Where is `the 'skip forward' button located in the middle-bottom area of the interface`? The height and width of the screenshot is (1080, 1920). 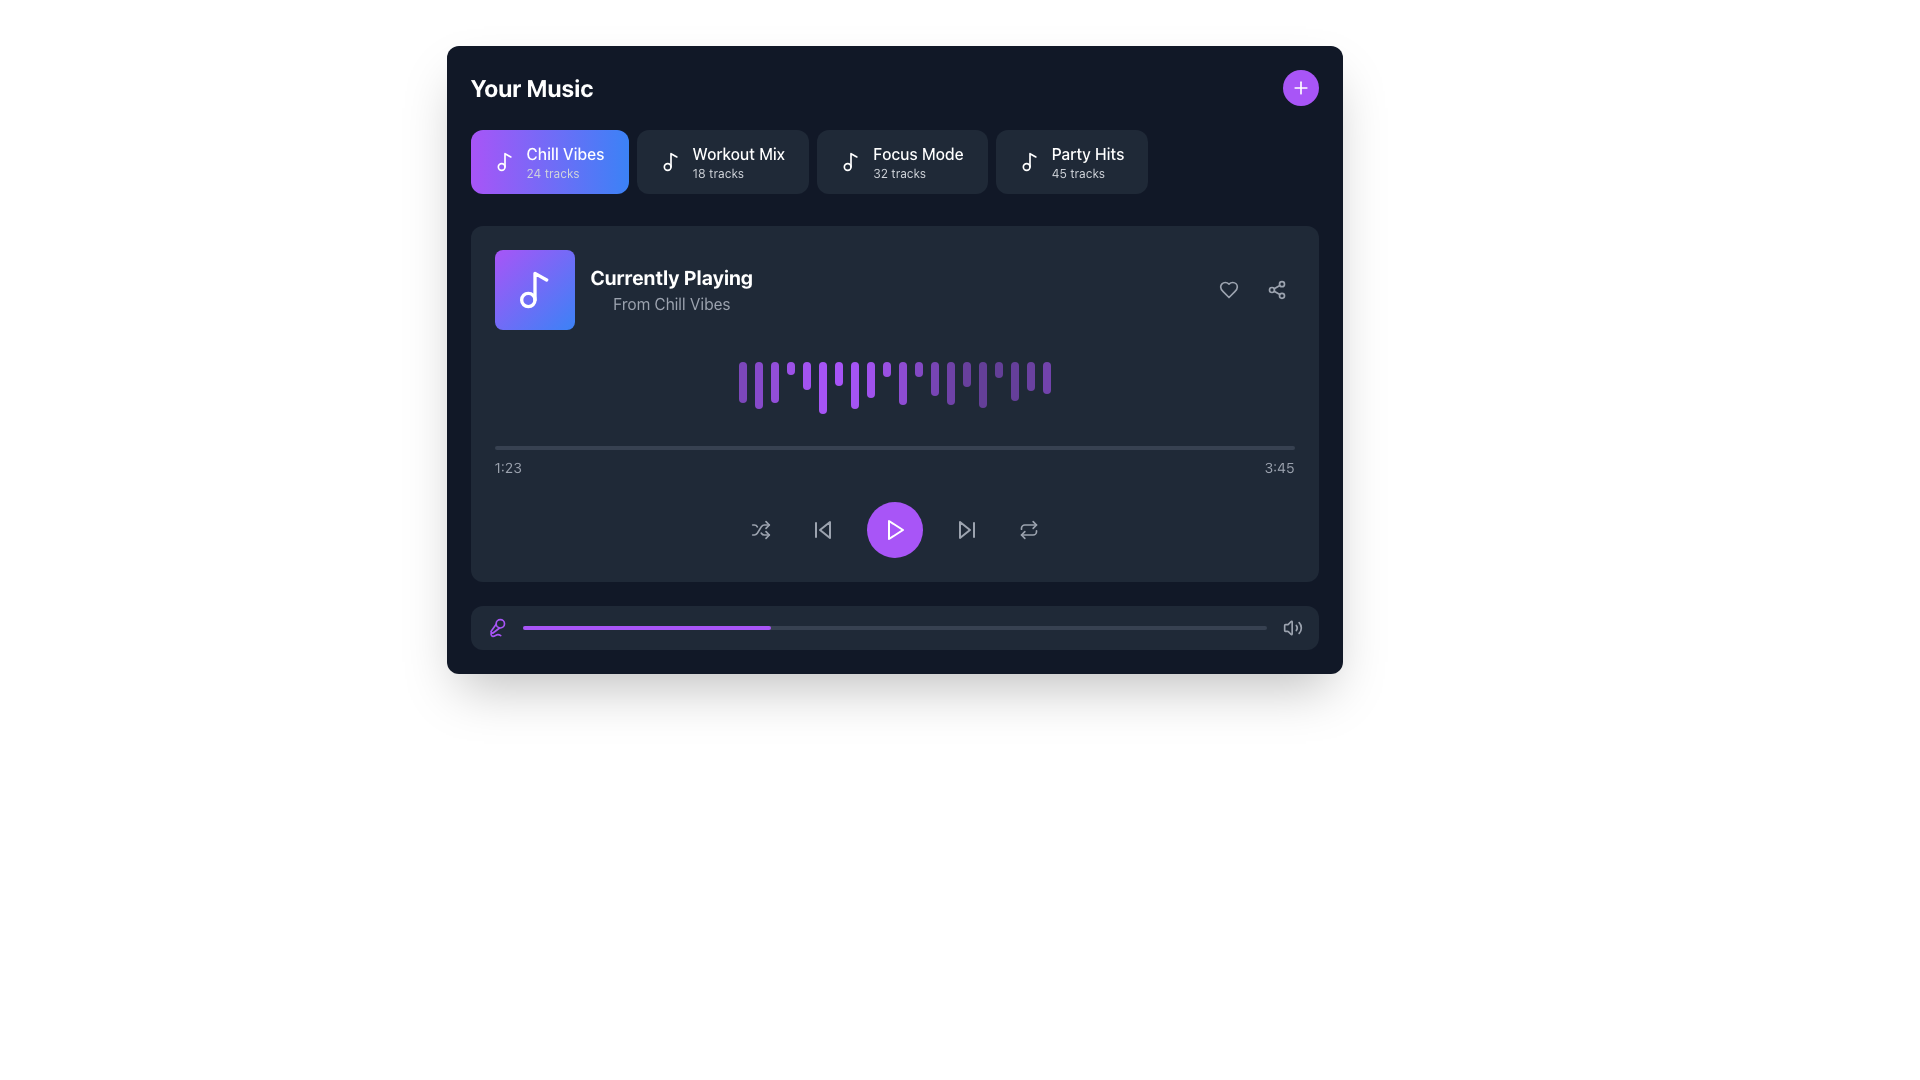 the 'skip forward' button located in the middle-bottom area of the interface is located at coordinates (964, 529).